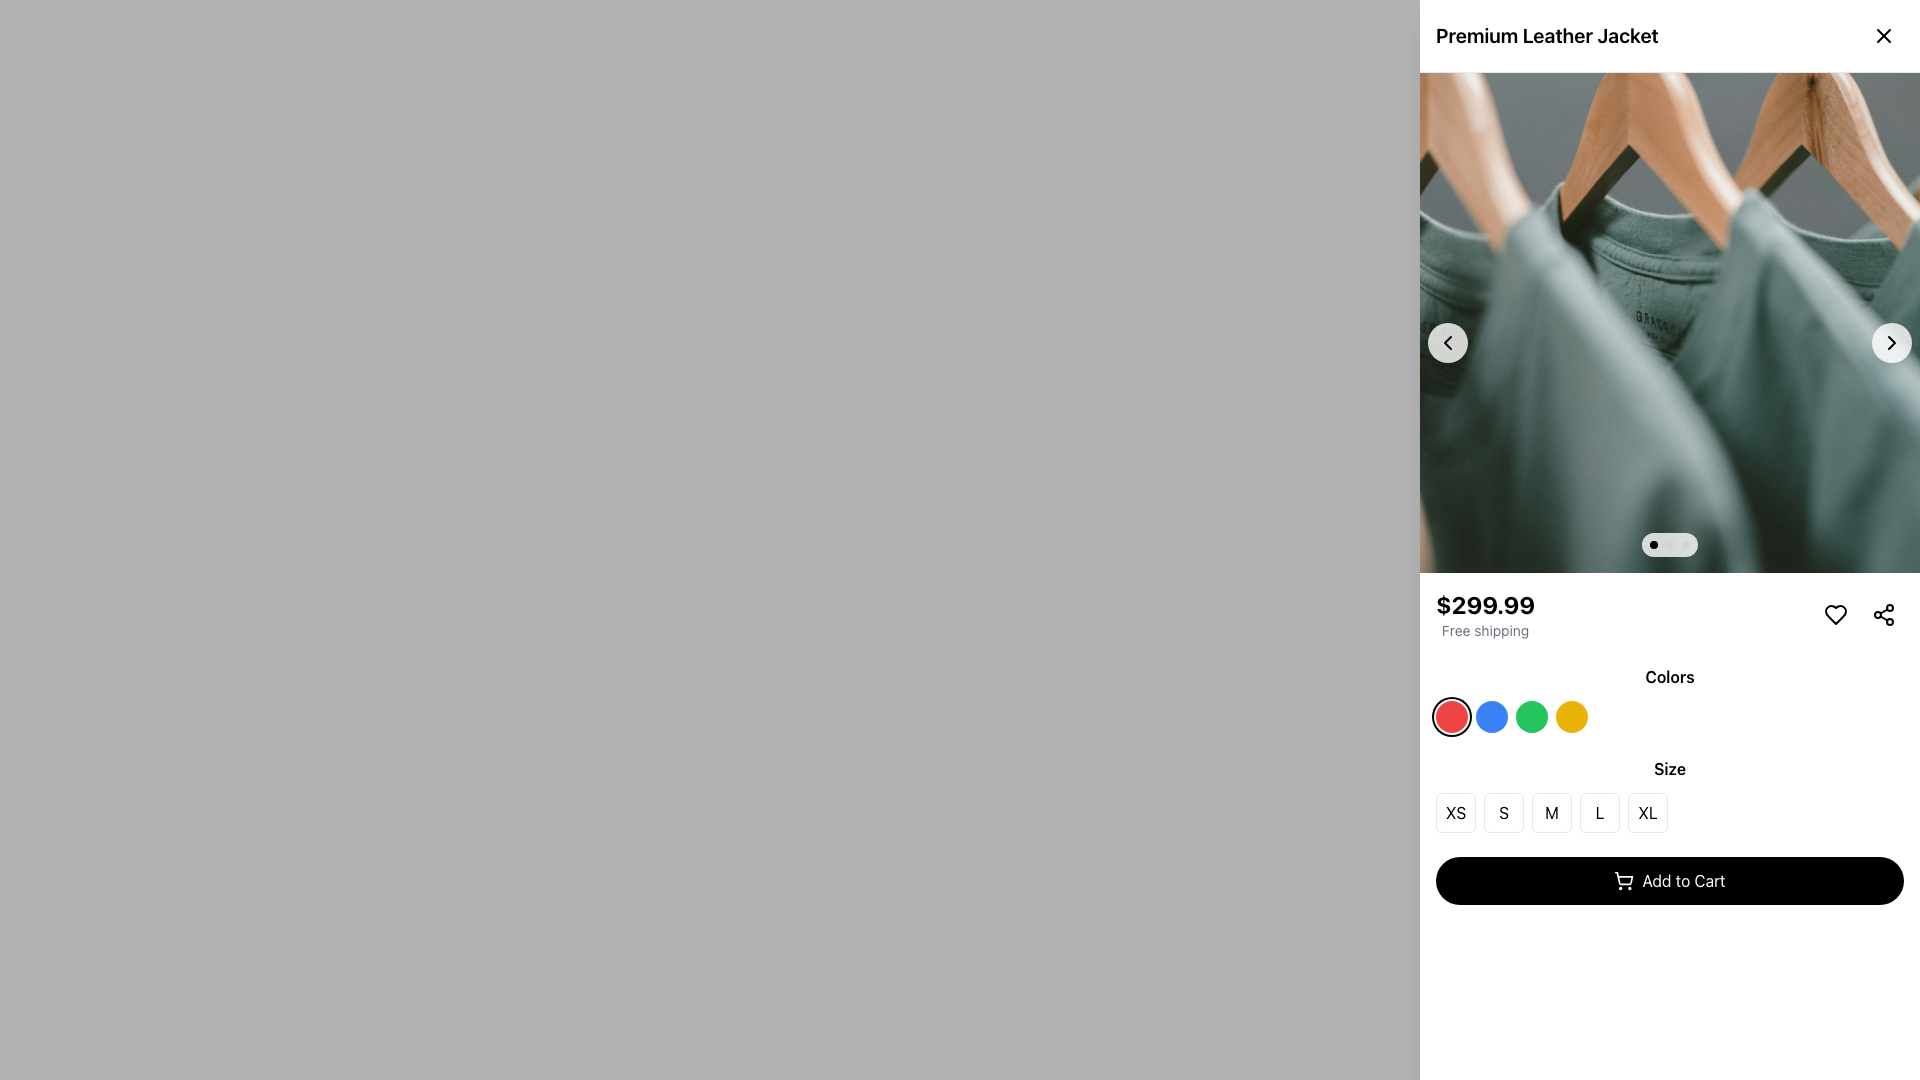 The image size is (1920, 1080). I want to click on the size option buttons in the row of size selection options marked 'XS', 'S', 'M', 'L', and 'XL', so click(1670, 813).